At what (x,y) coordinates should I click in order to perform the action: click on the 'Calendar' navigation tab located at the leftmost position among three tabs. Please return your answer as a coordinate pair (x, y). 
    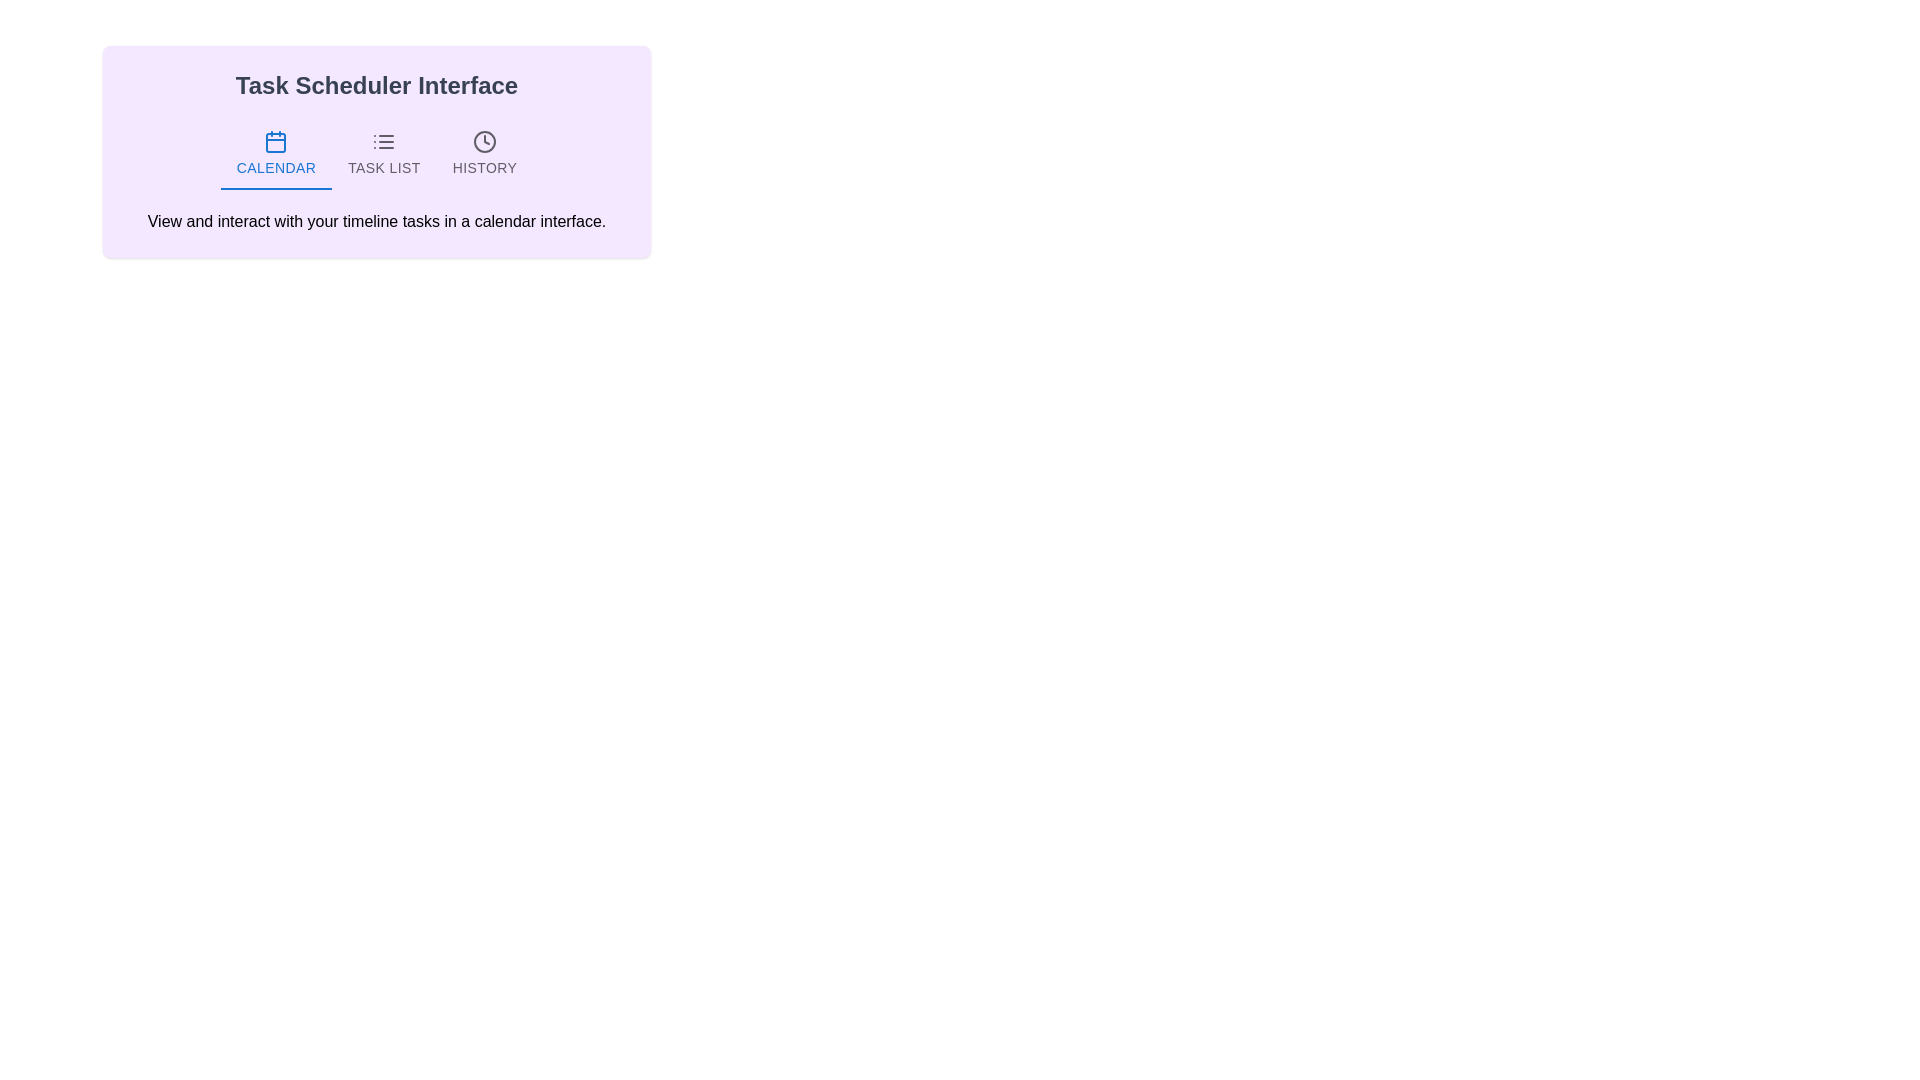
    Looking at the image, I should click on (274, 153).